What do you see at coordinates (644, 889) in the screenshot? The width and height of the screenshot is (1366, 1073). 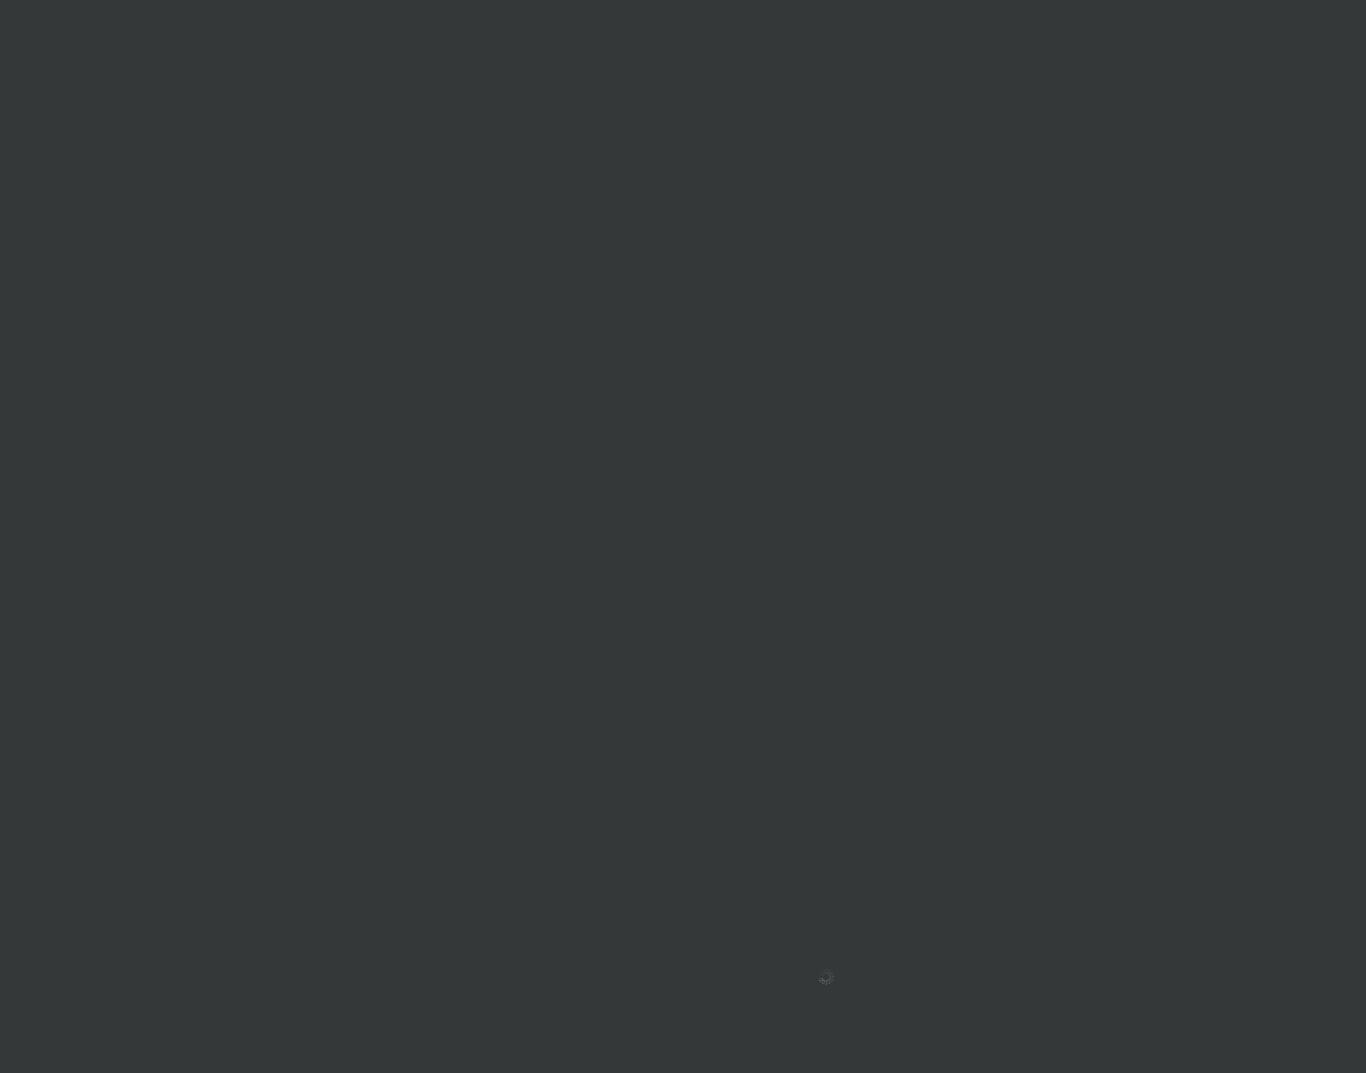 I see `'4 Comments'` at bounding box center [644, 889].